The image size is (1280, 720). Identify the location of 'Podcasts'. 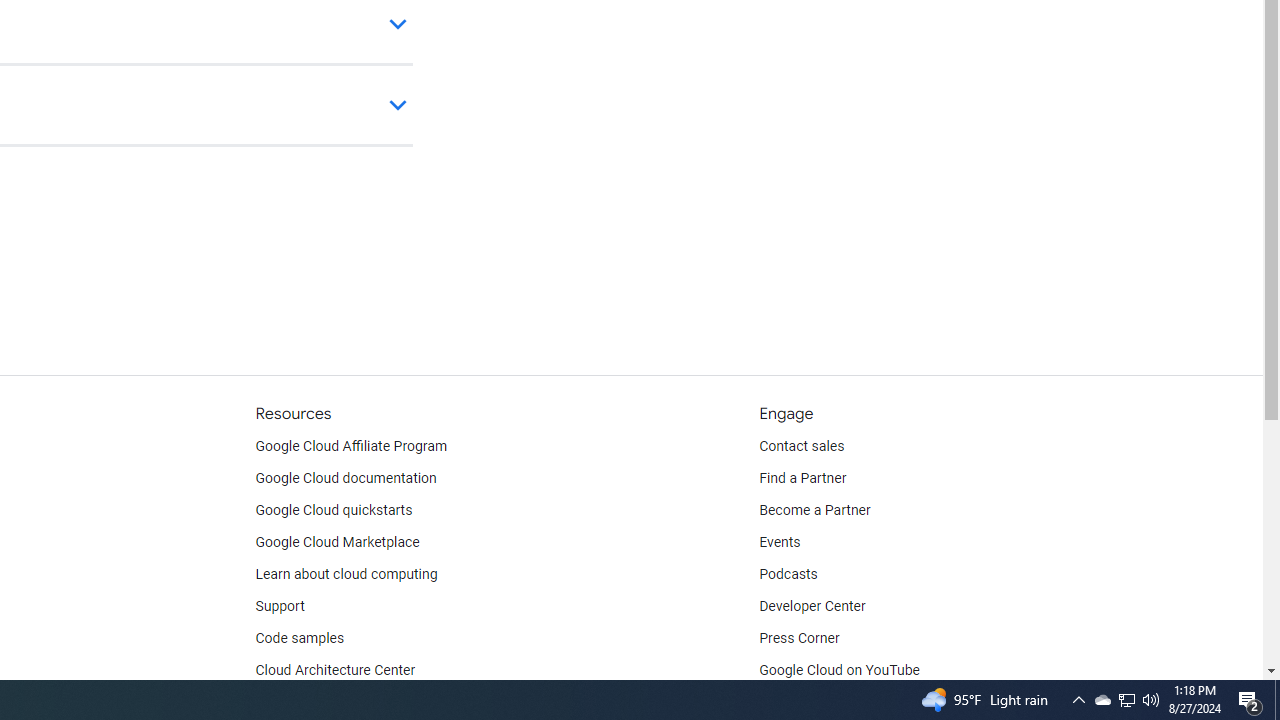
(787, 574).